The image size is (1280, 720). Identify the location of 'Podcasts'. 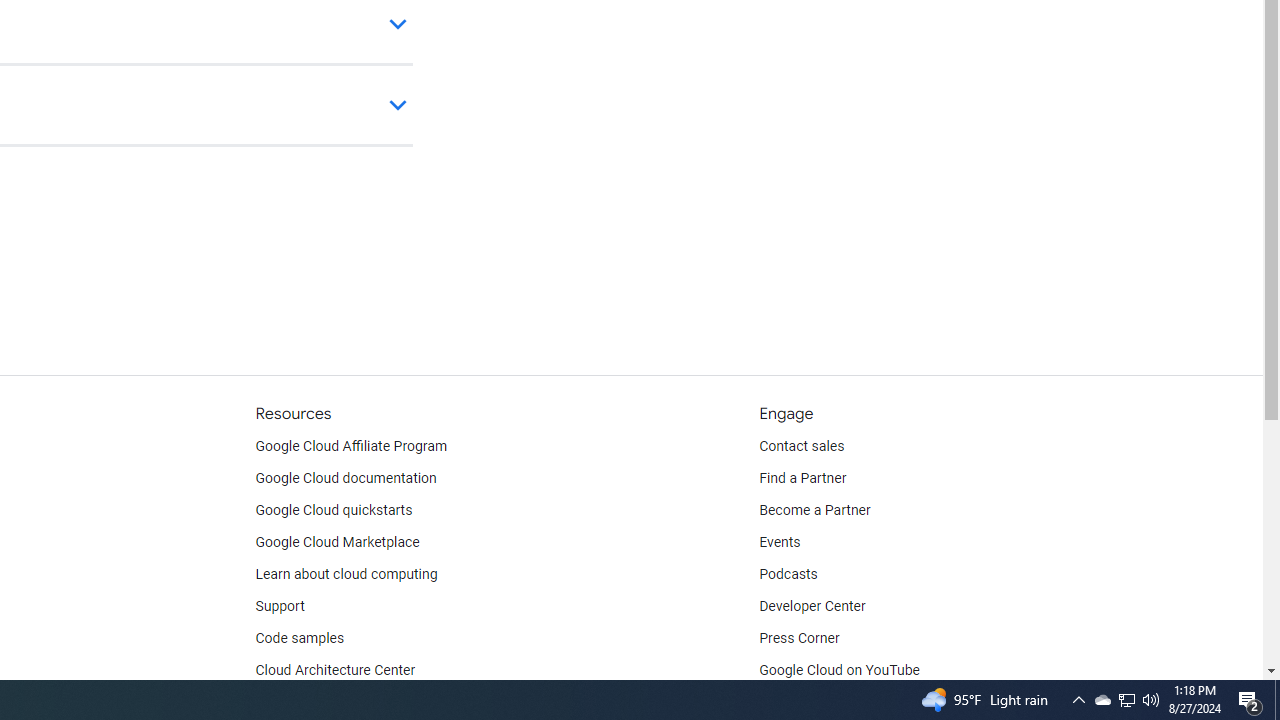
(787, 574).